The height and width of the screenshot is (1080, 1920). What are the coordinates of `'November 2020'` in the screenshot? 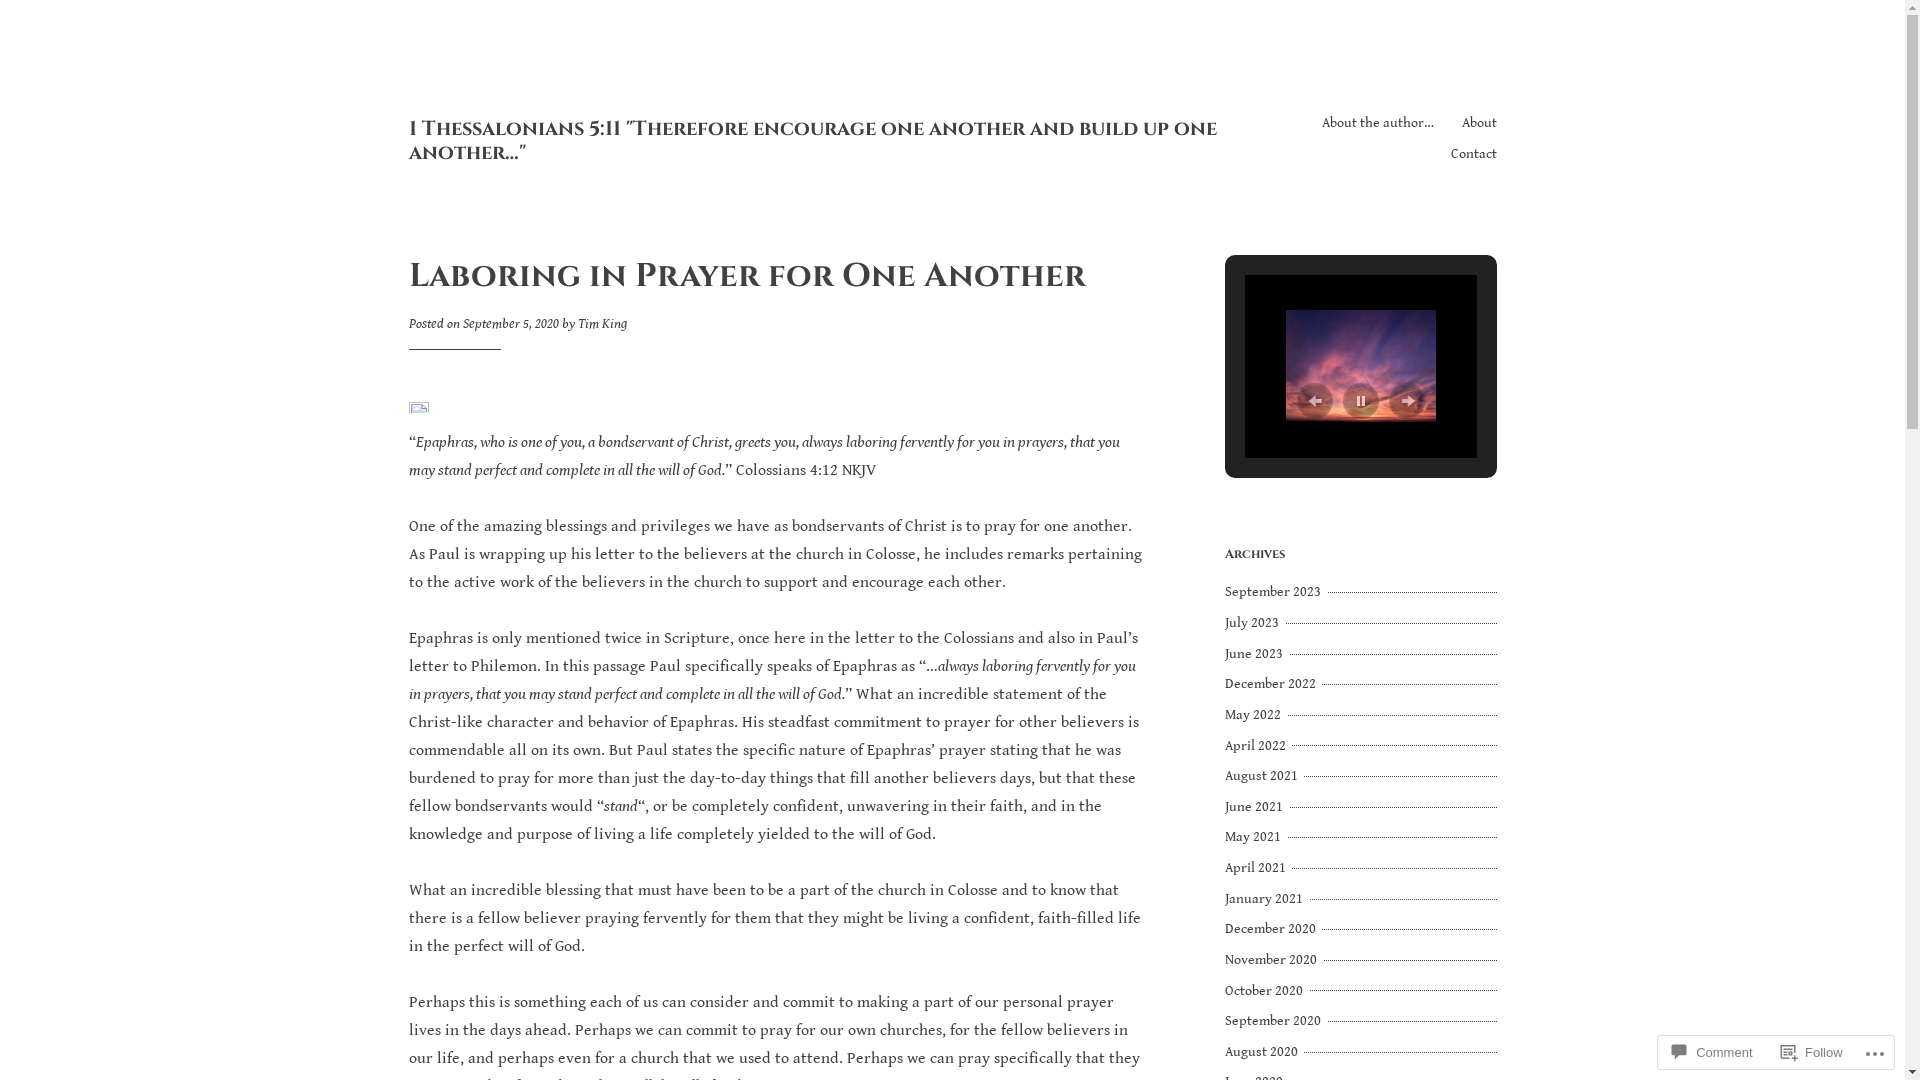 It's located at (1271, 959).